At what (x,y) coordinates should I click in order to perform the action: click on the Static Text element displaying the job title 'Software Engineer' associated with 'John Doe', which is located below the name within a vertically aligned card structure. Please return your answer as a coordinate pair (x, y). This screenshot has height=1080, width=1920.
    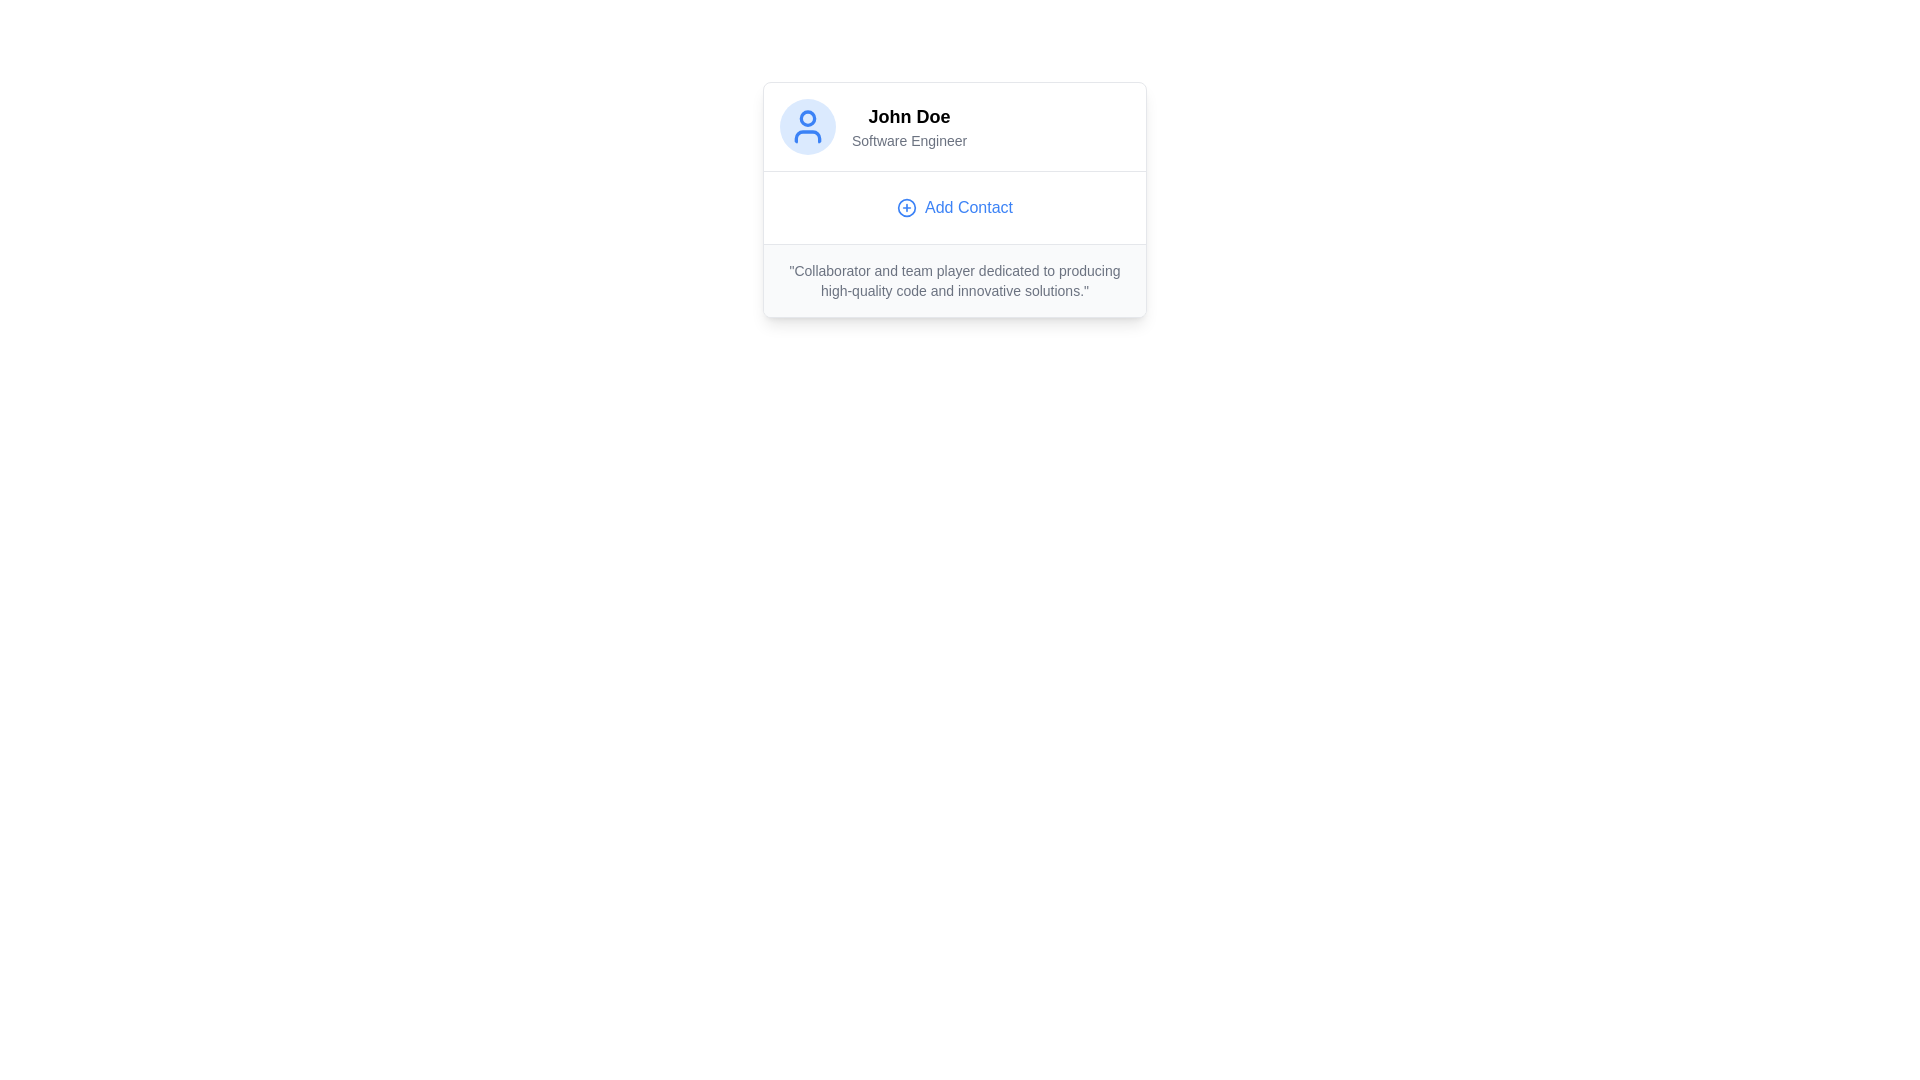
    Looking at the image, I should click on (908, 140).